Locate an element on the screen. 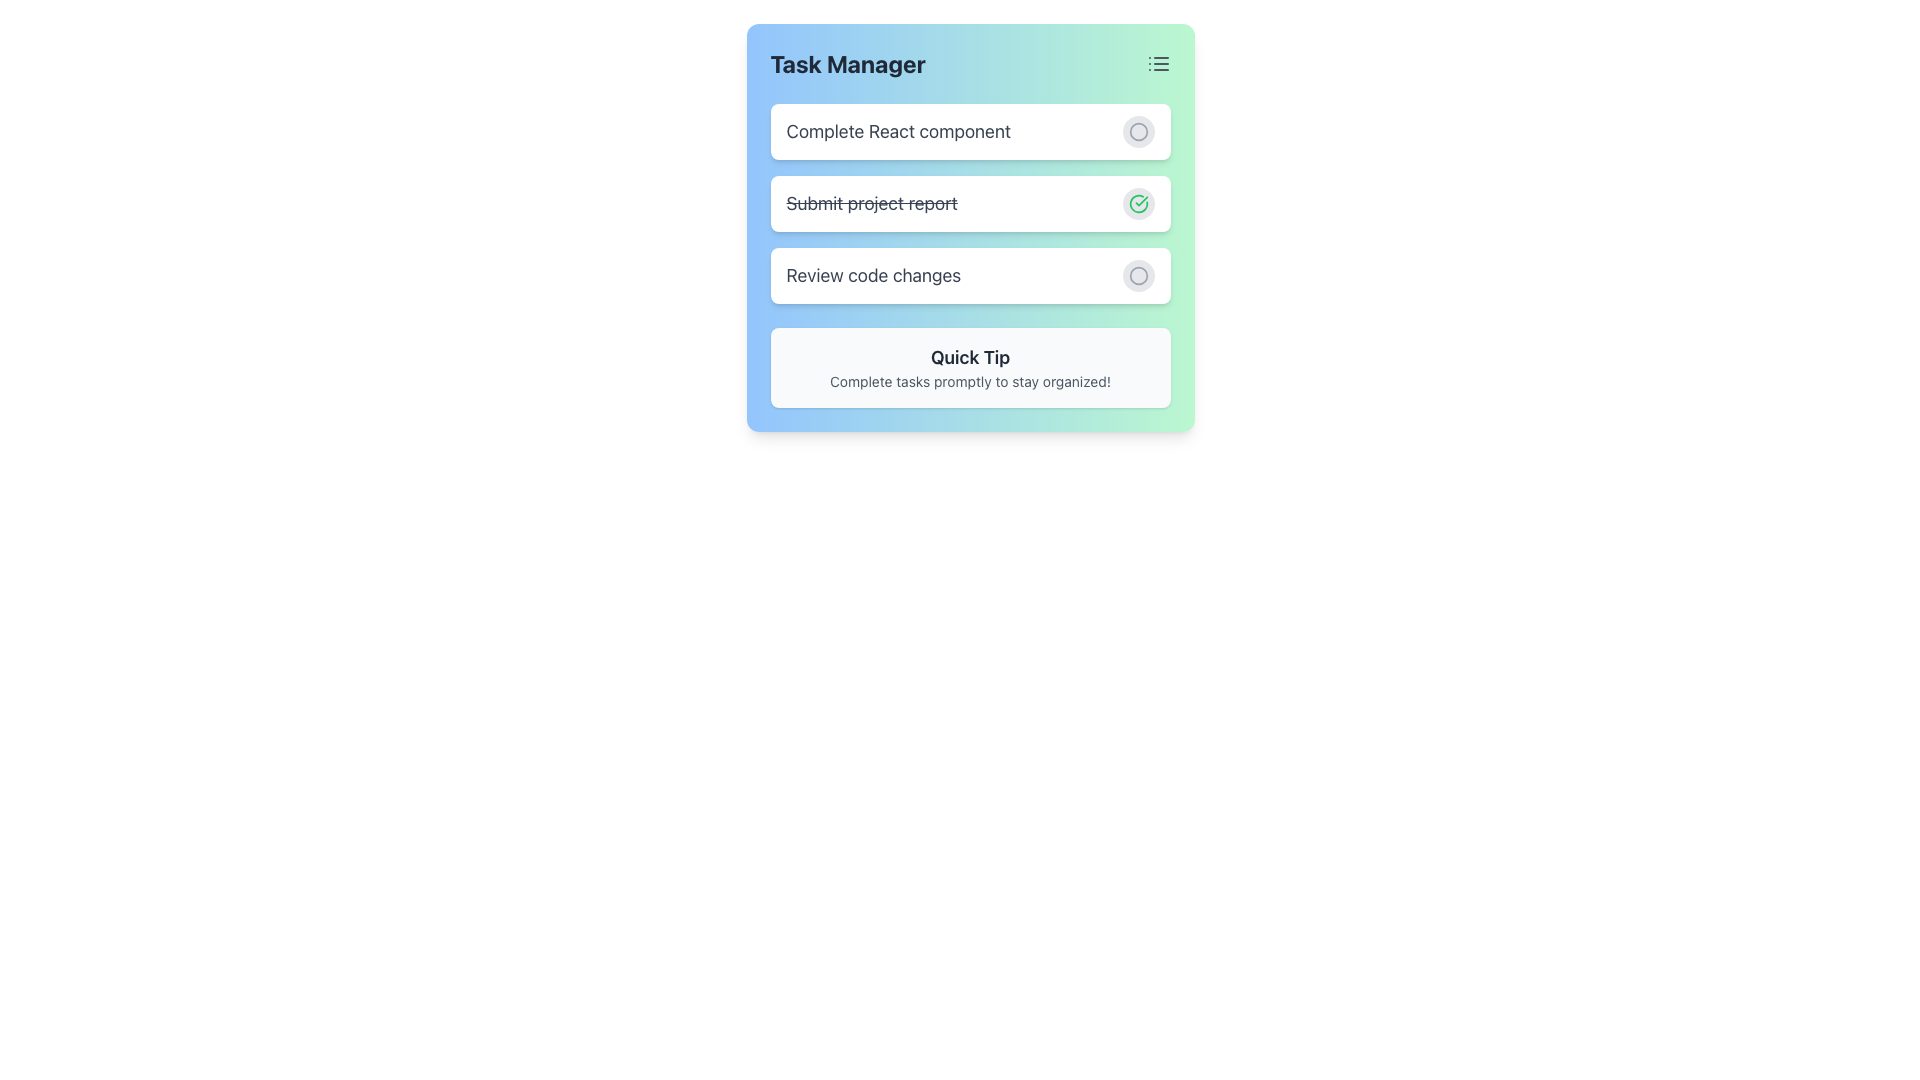  the Task status card element displaying the completed task 'Submit project report' with a green checkmark icon, located in the task manager interface is located at coordinates (970, 226).